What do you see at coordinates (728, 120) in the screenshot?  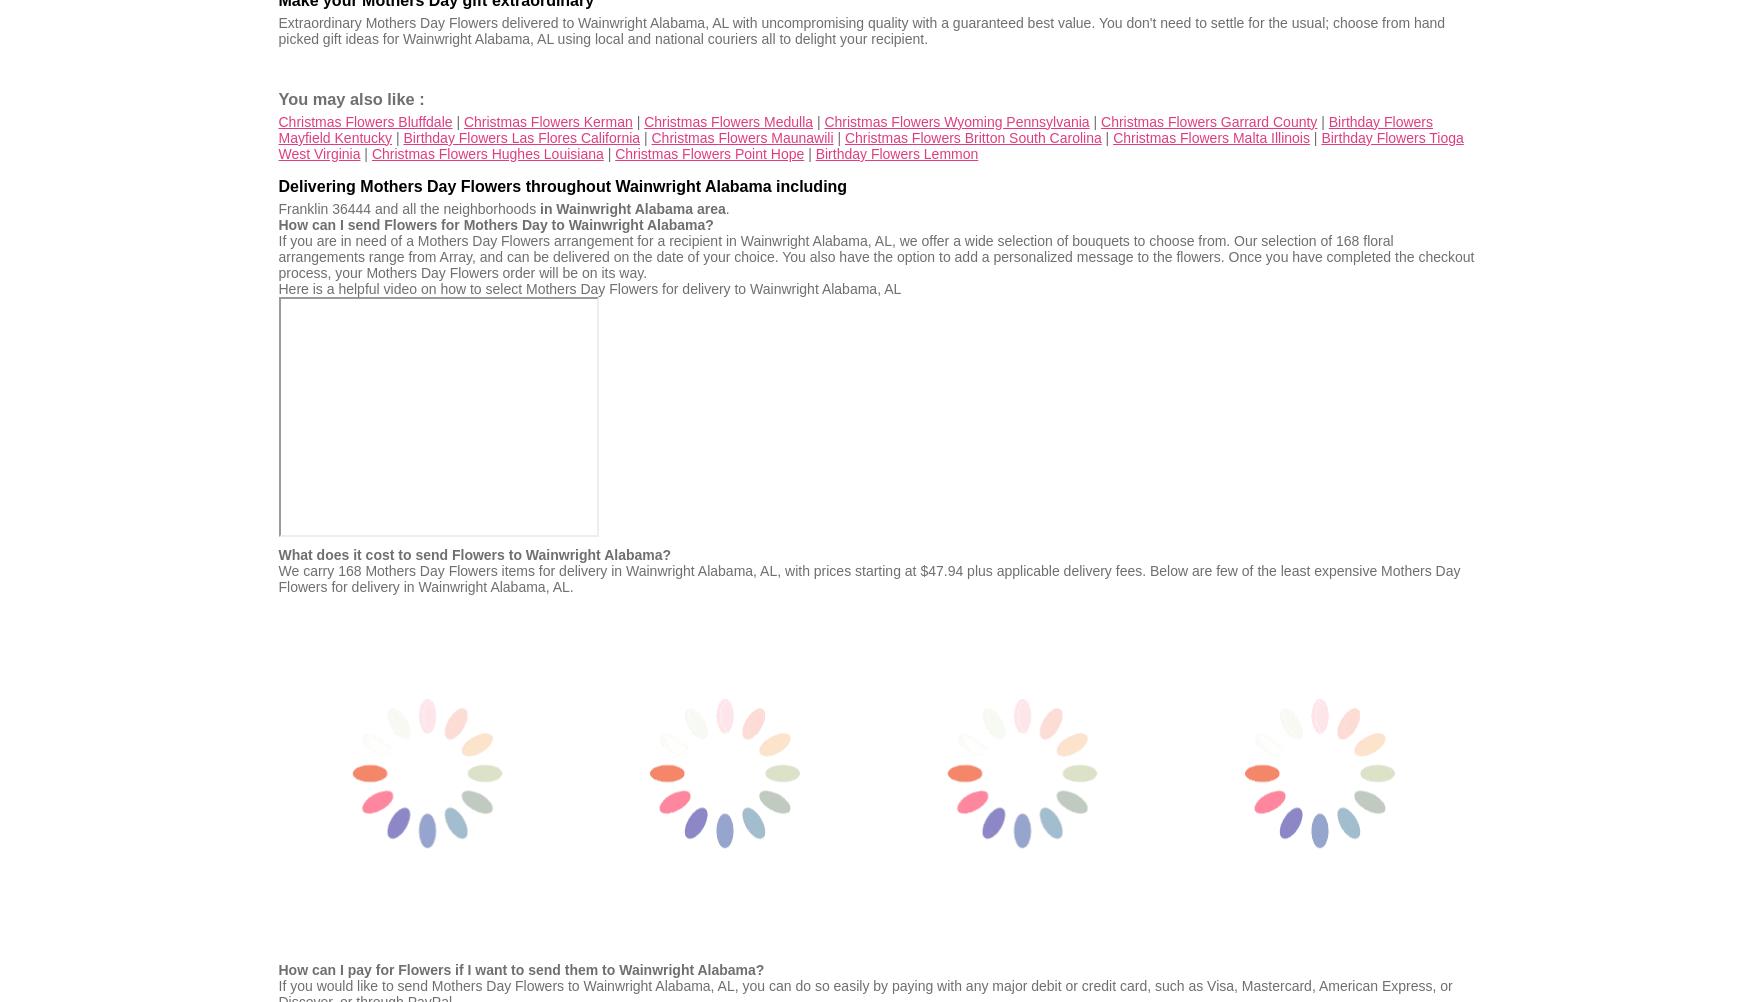 I see `'Christmas Flowers Medulla'` at bounding box center [728, 120].